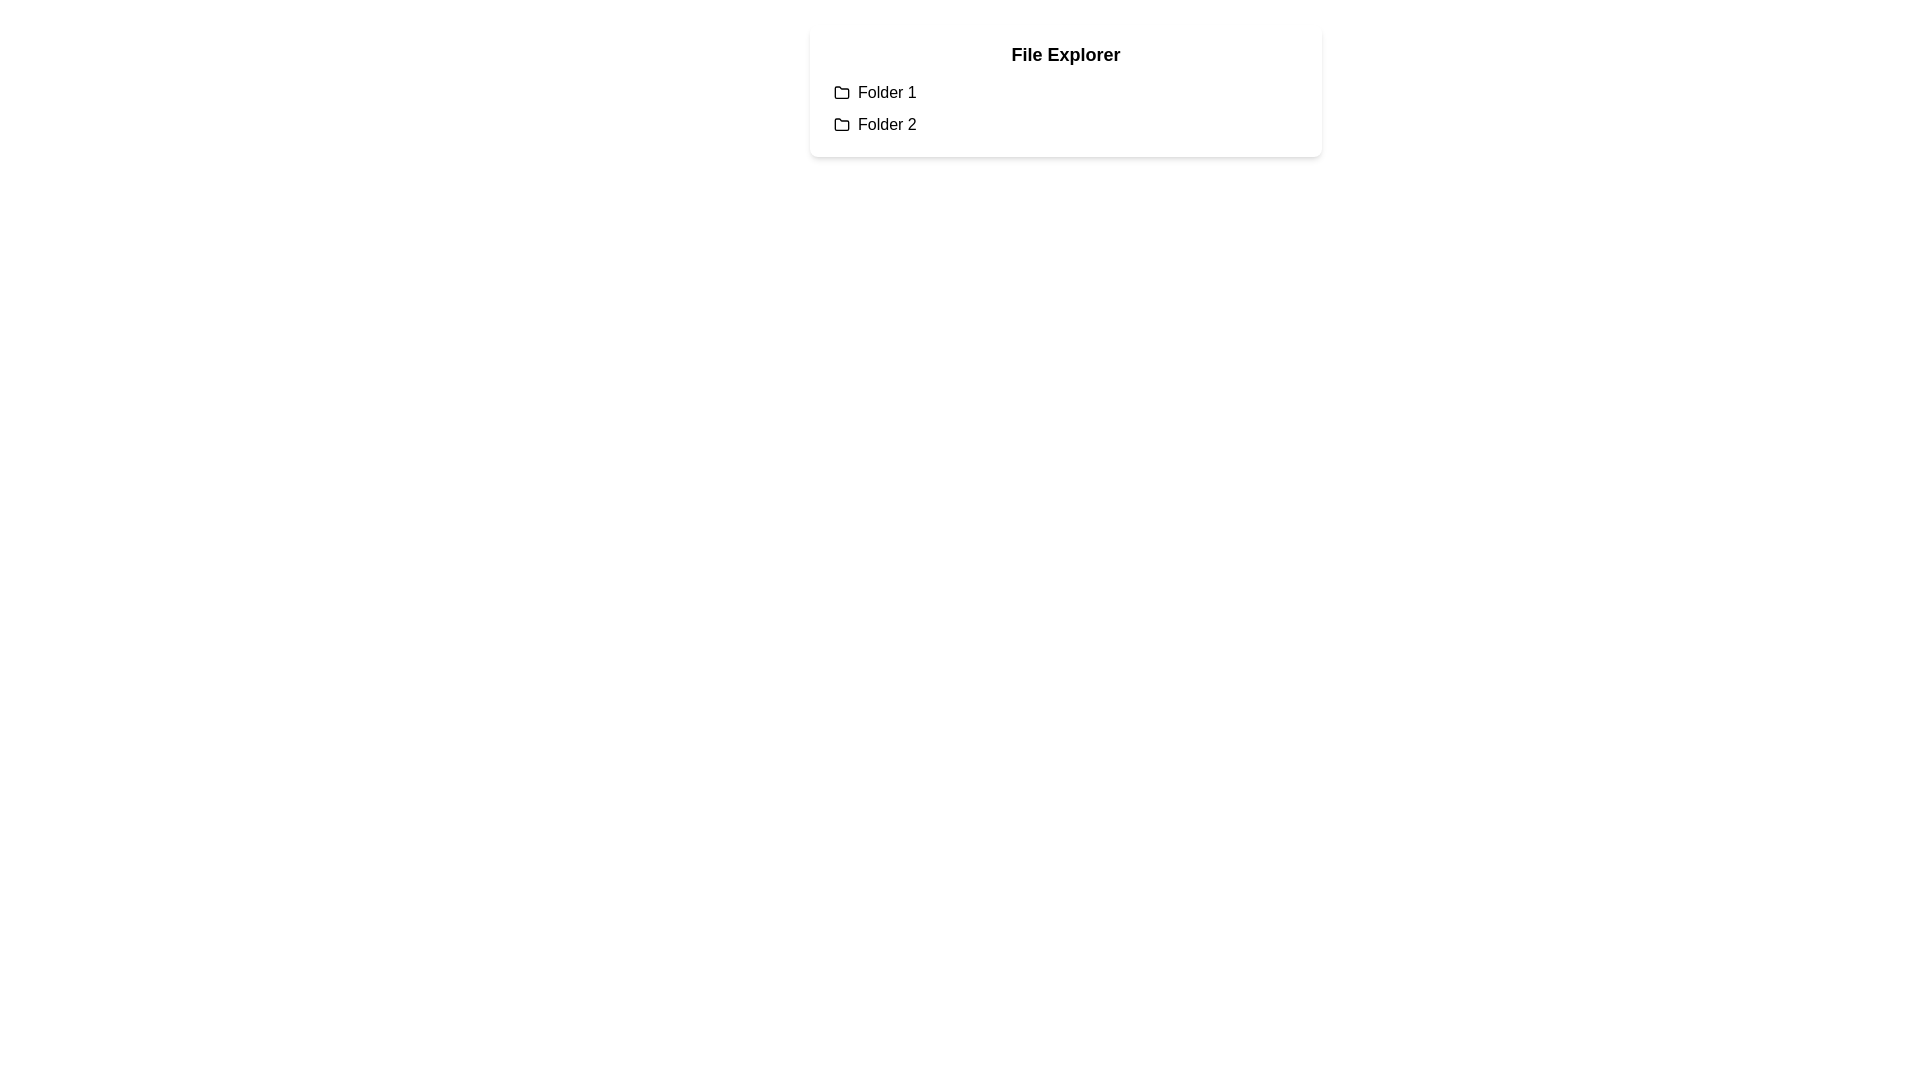  I want to click on the text label representing the folder in the vertical list under the 'File Explorer' heading, which is aligned with a folder icon to its left, so click(886, 124).